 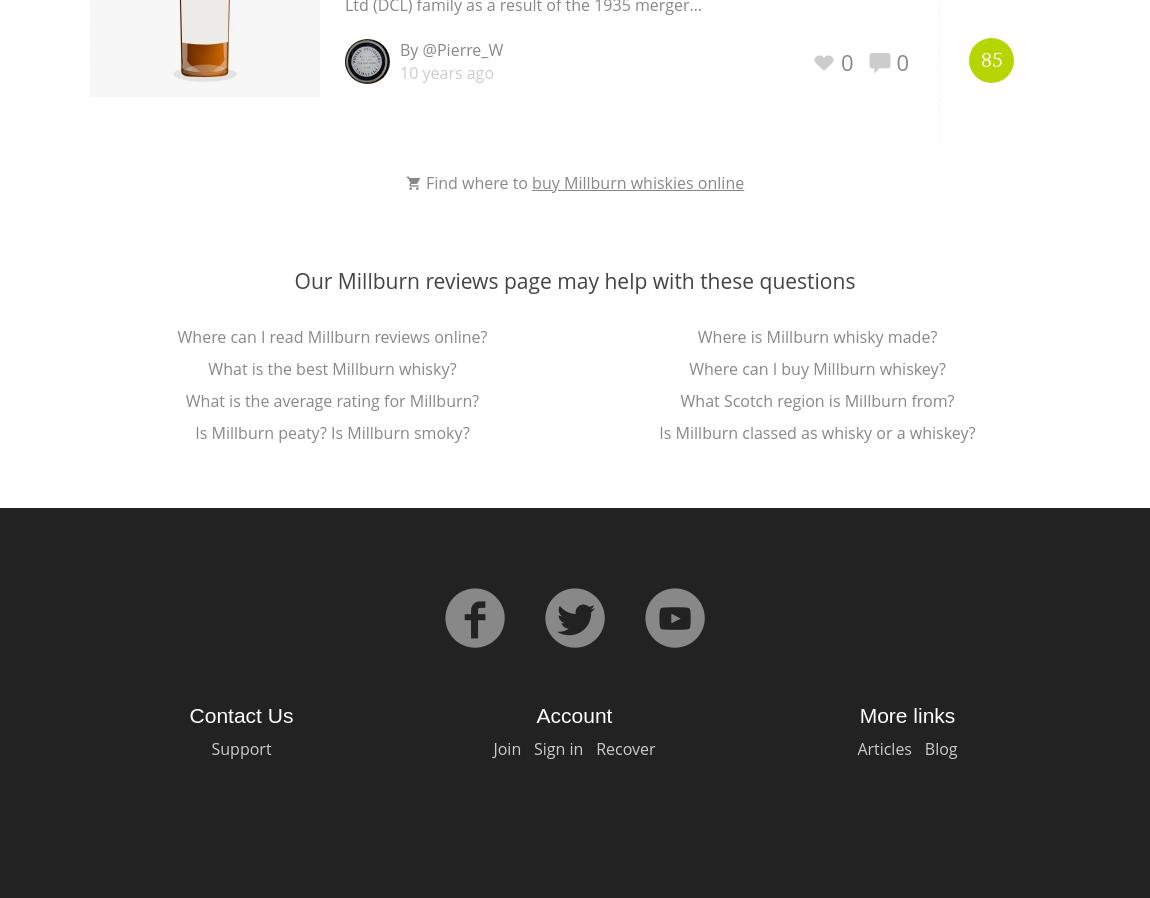 What do you see at coordinates (573, 715) in the screenshot?
I see `'Account'` at bounding box center [573, 715].